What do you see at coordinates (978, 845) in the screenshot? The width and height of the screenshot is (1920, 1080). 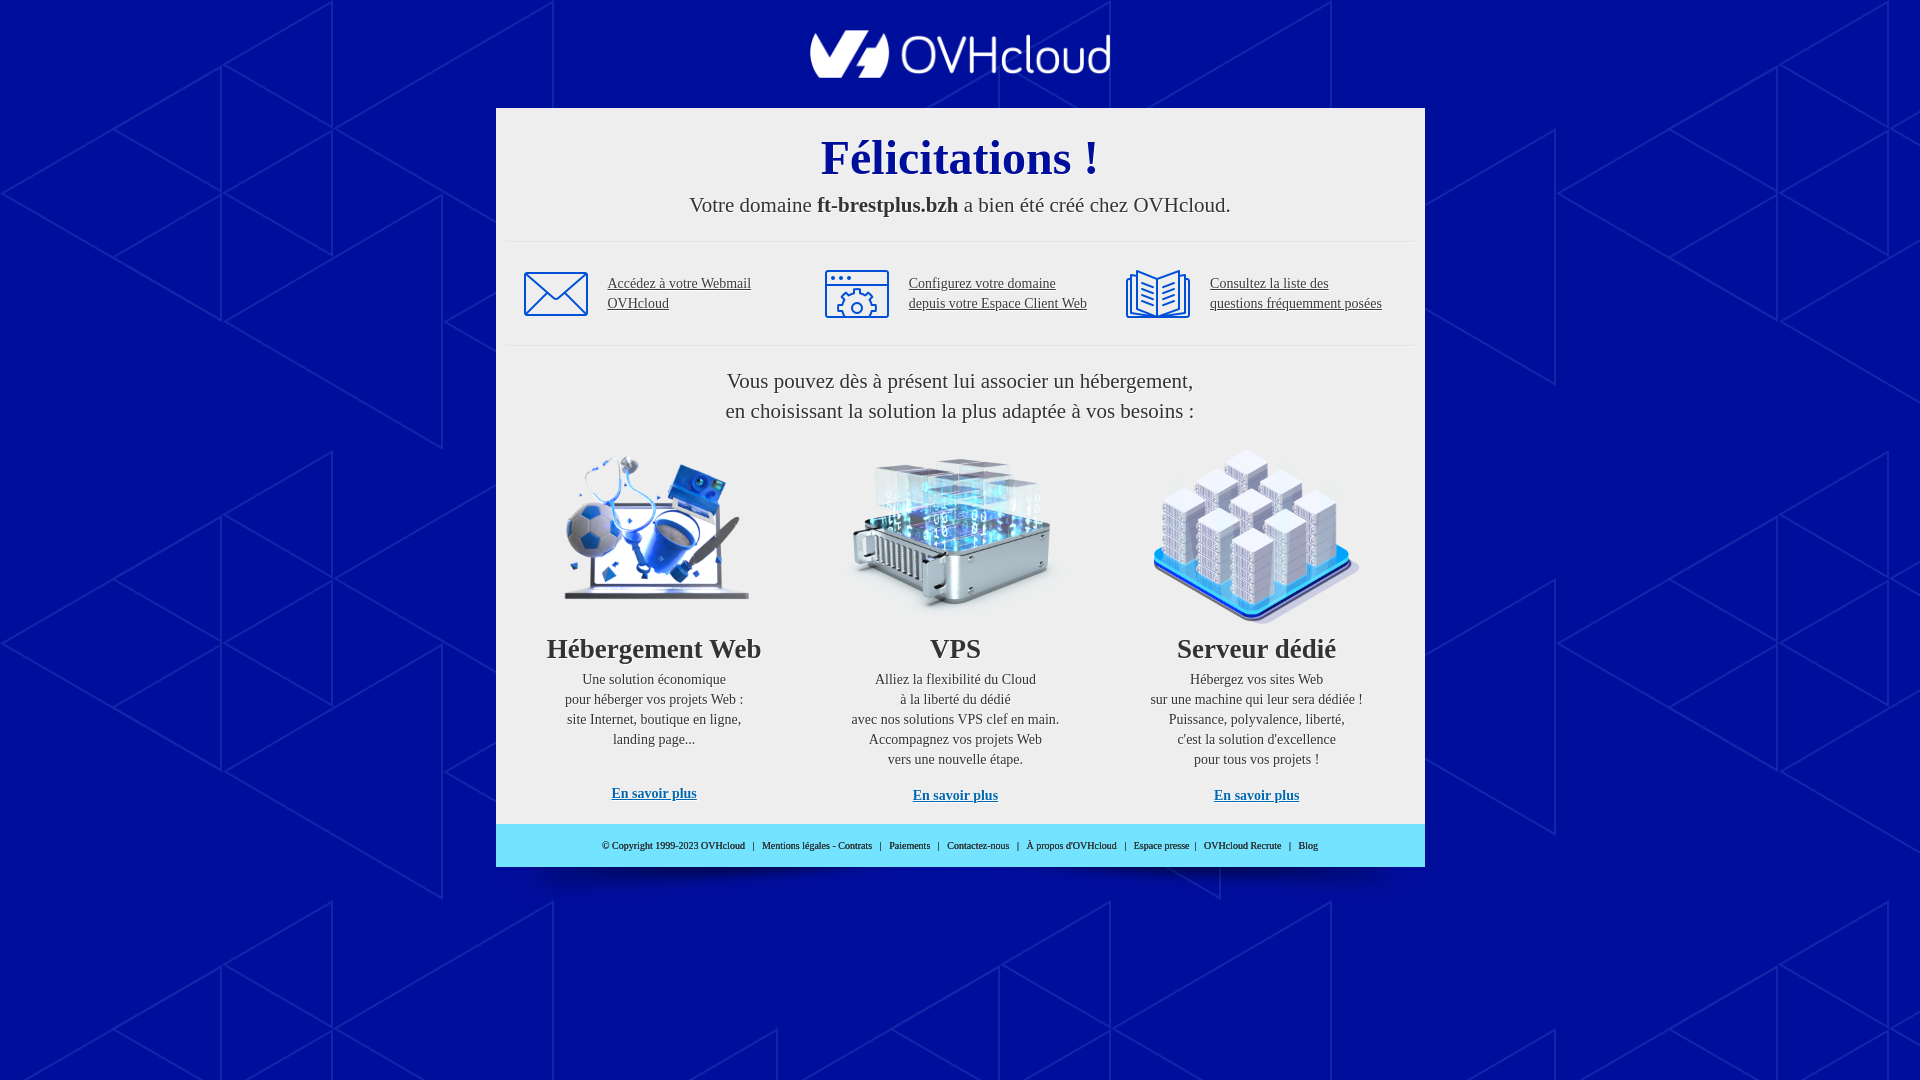 I see `'Contactez-nous'` at bounding box center [978, 845].